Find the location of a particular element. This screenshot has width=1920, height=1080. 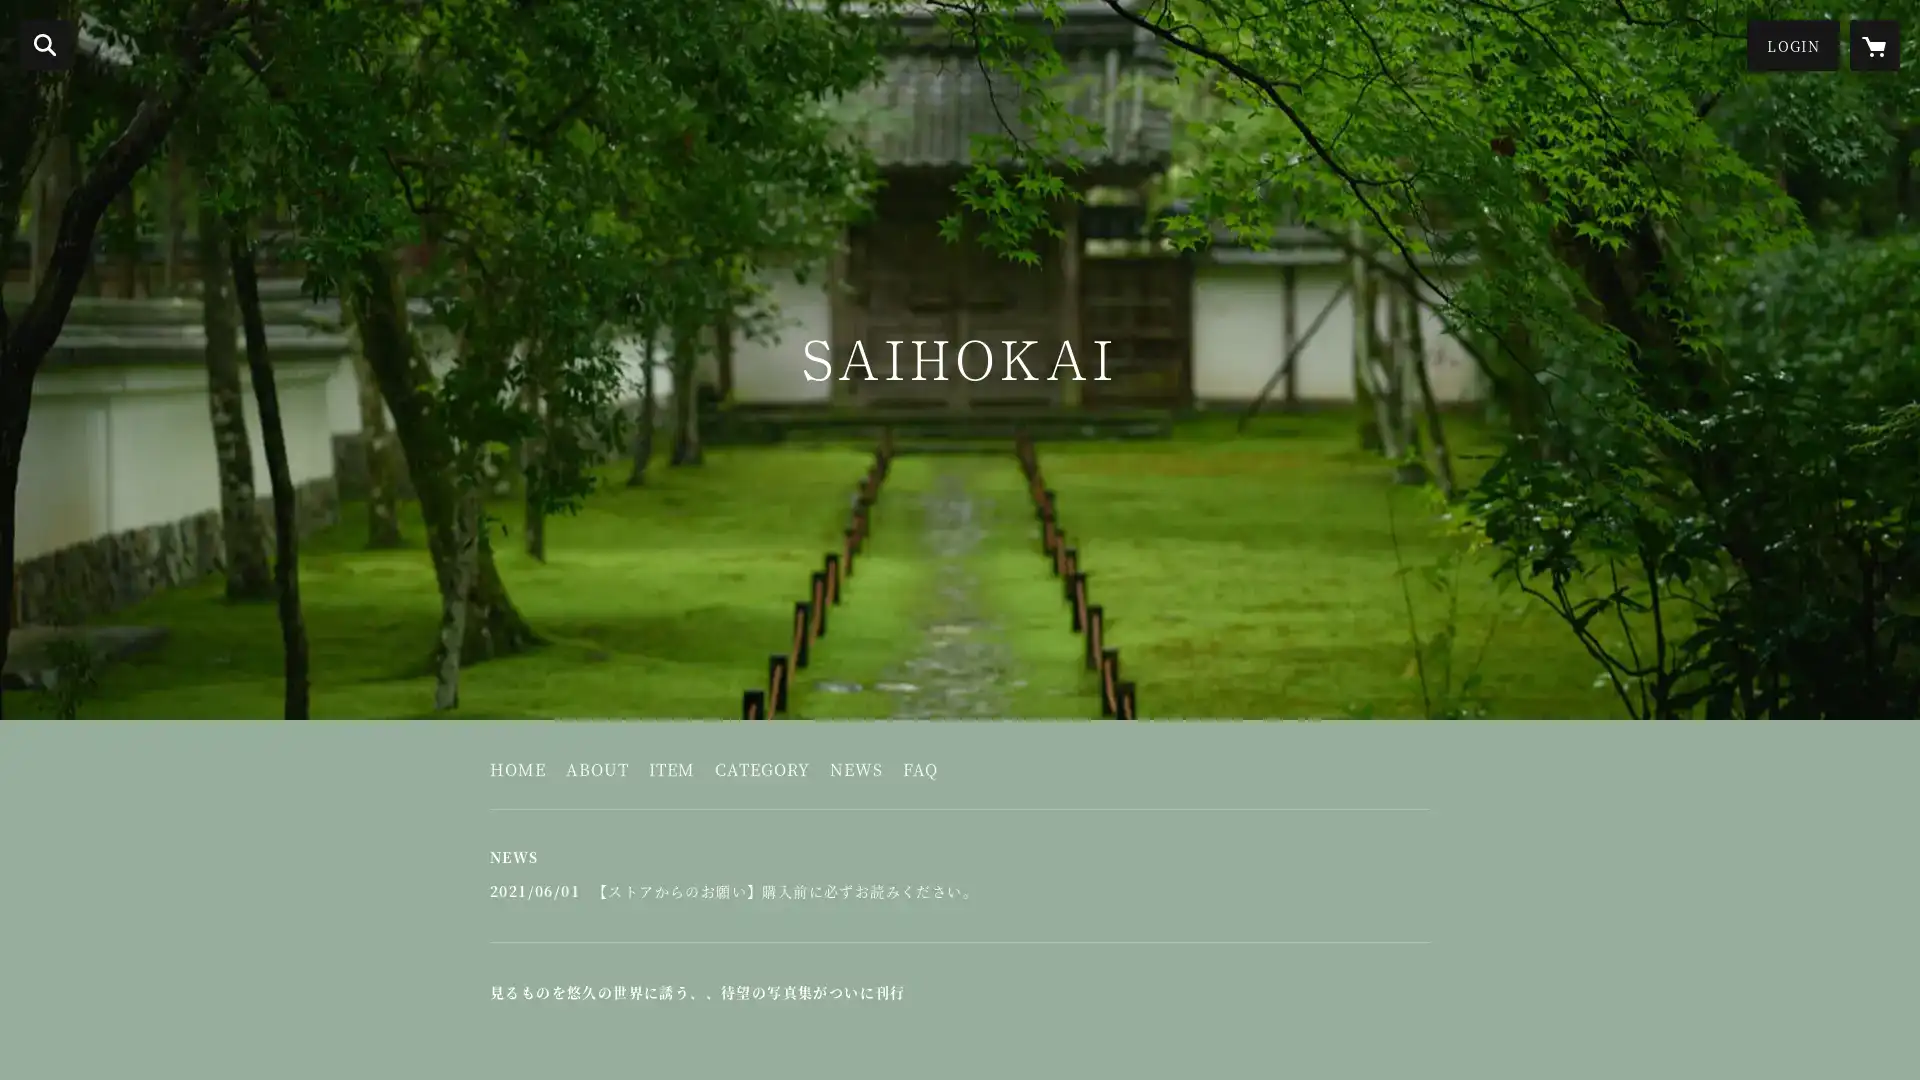

CATEGORY is located at coordinates (761, 773).